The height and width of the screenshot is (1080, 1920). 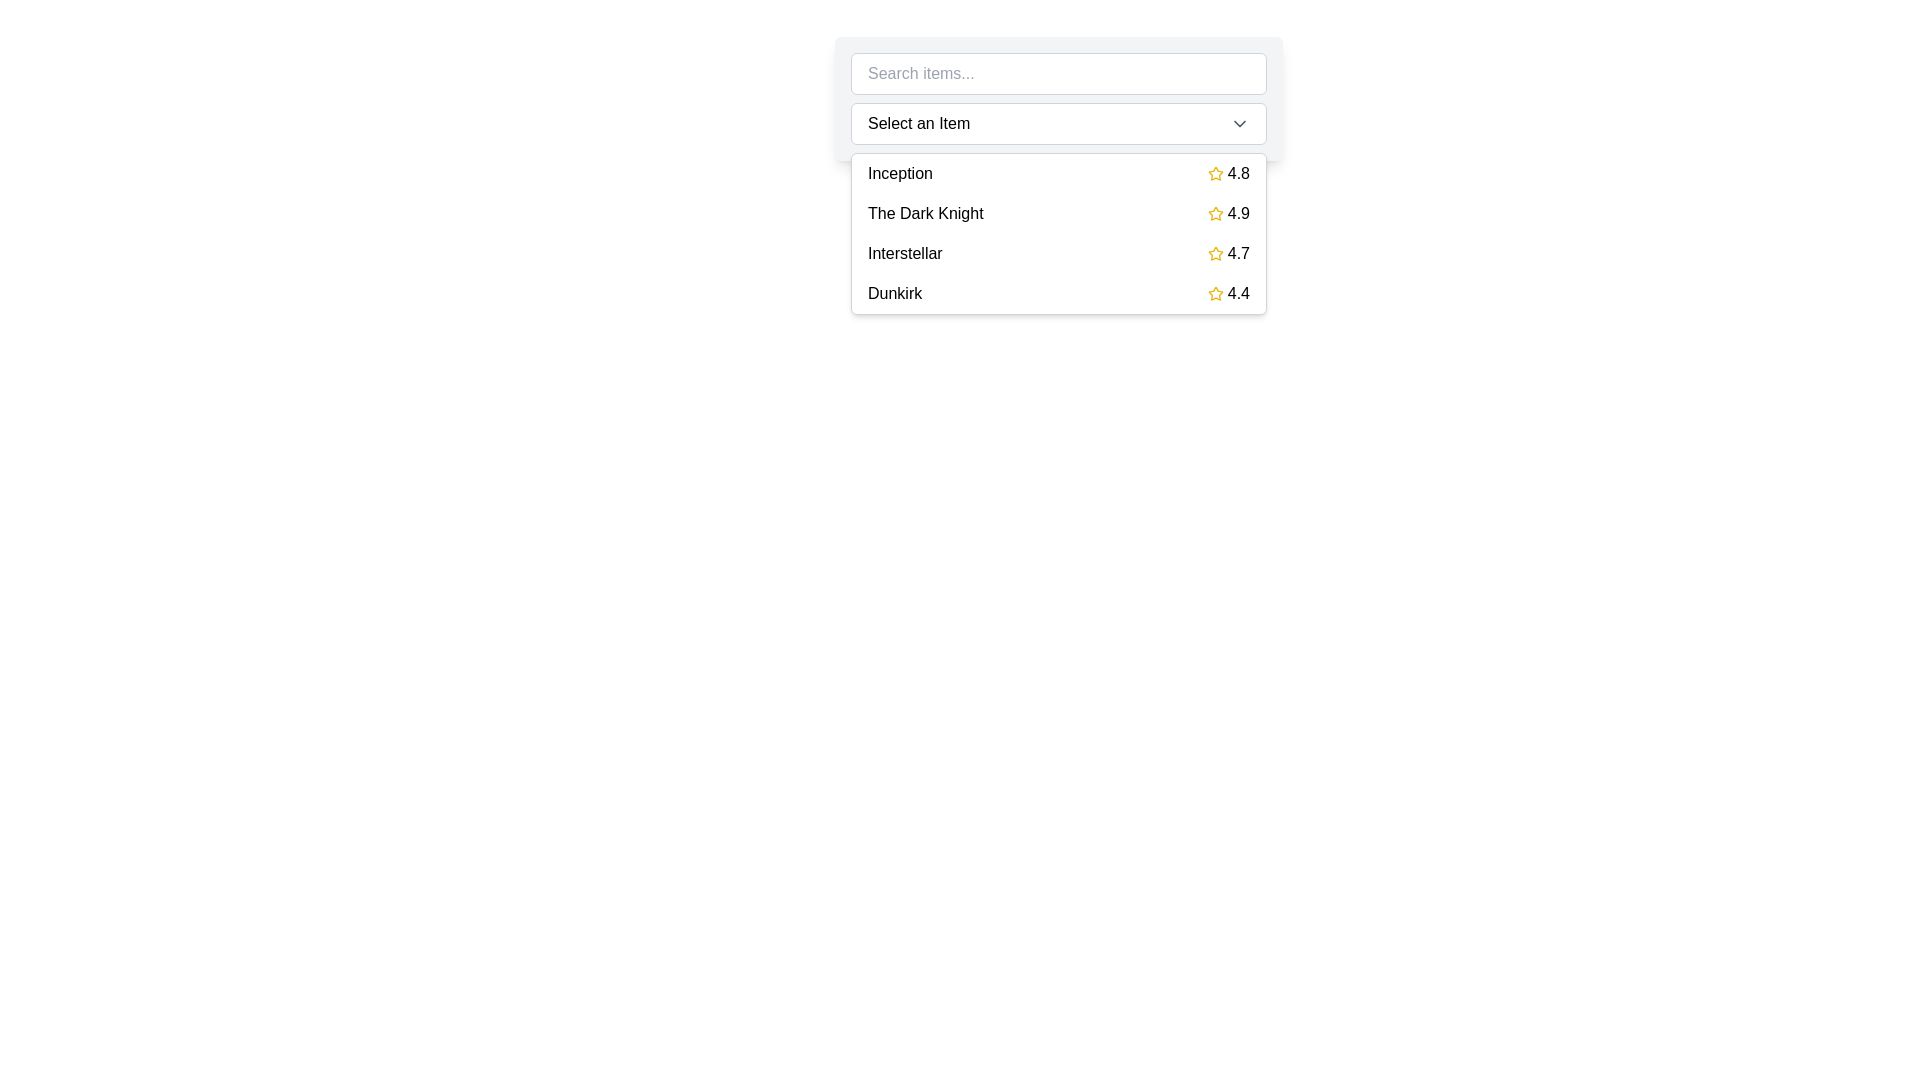 What do you see at coordinates (1058, 172) in the screenshot?
I see `the list item displaying the movie 'Inception' with a rating of 4.8 in the dropdown menu` at bounding box center [1058, 172].